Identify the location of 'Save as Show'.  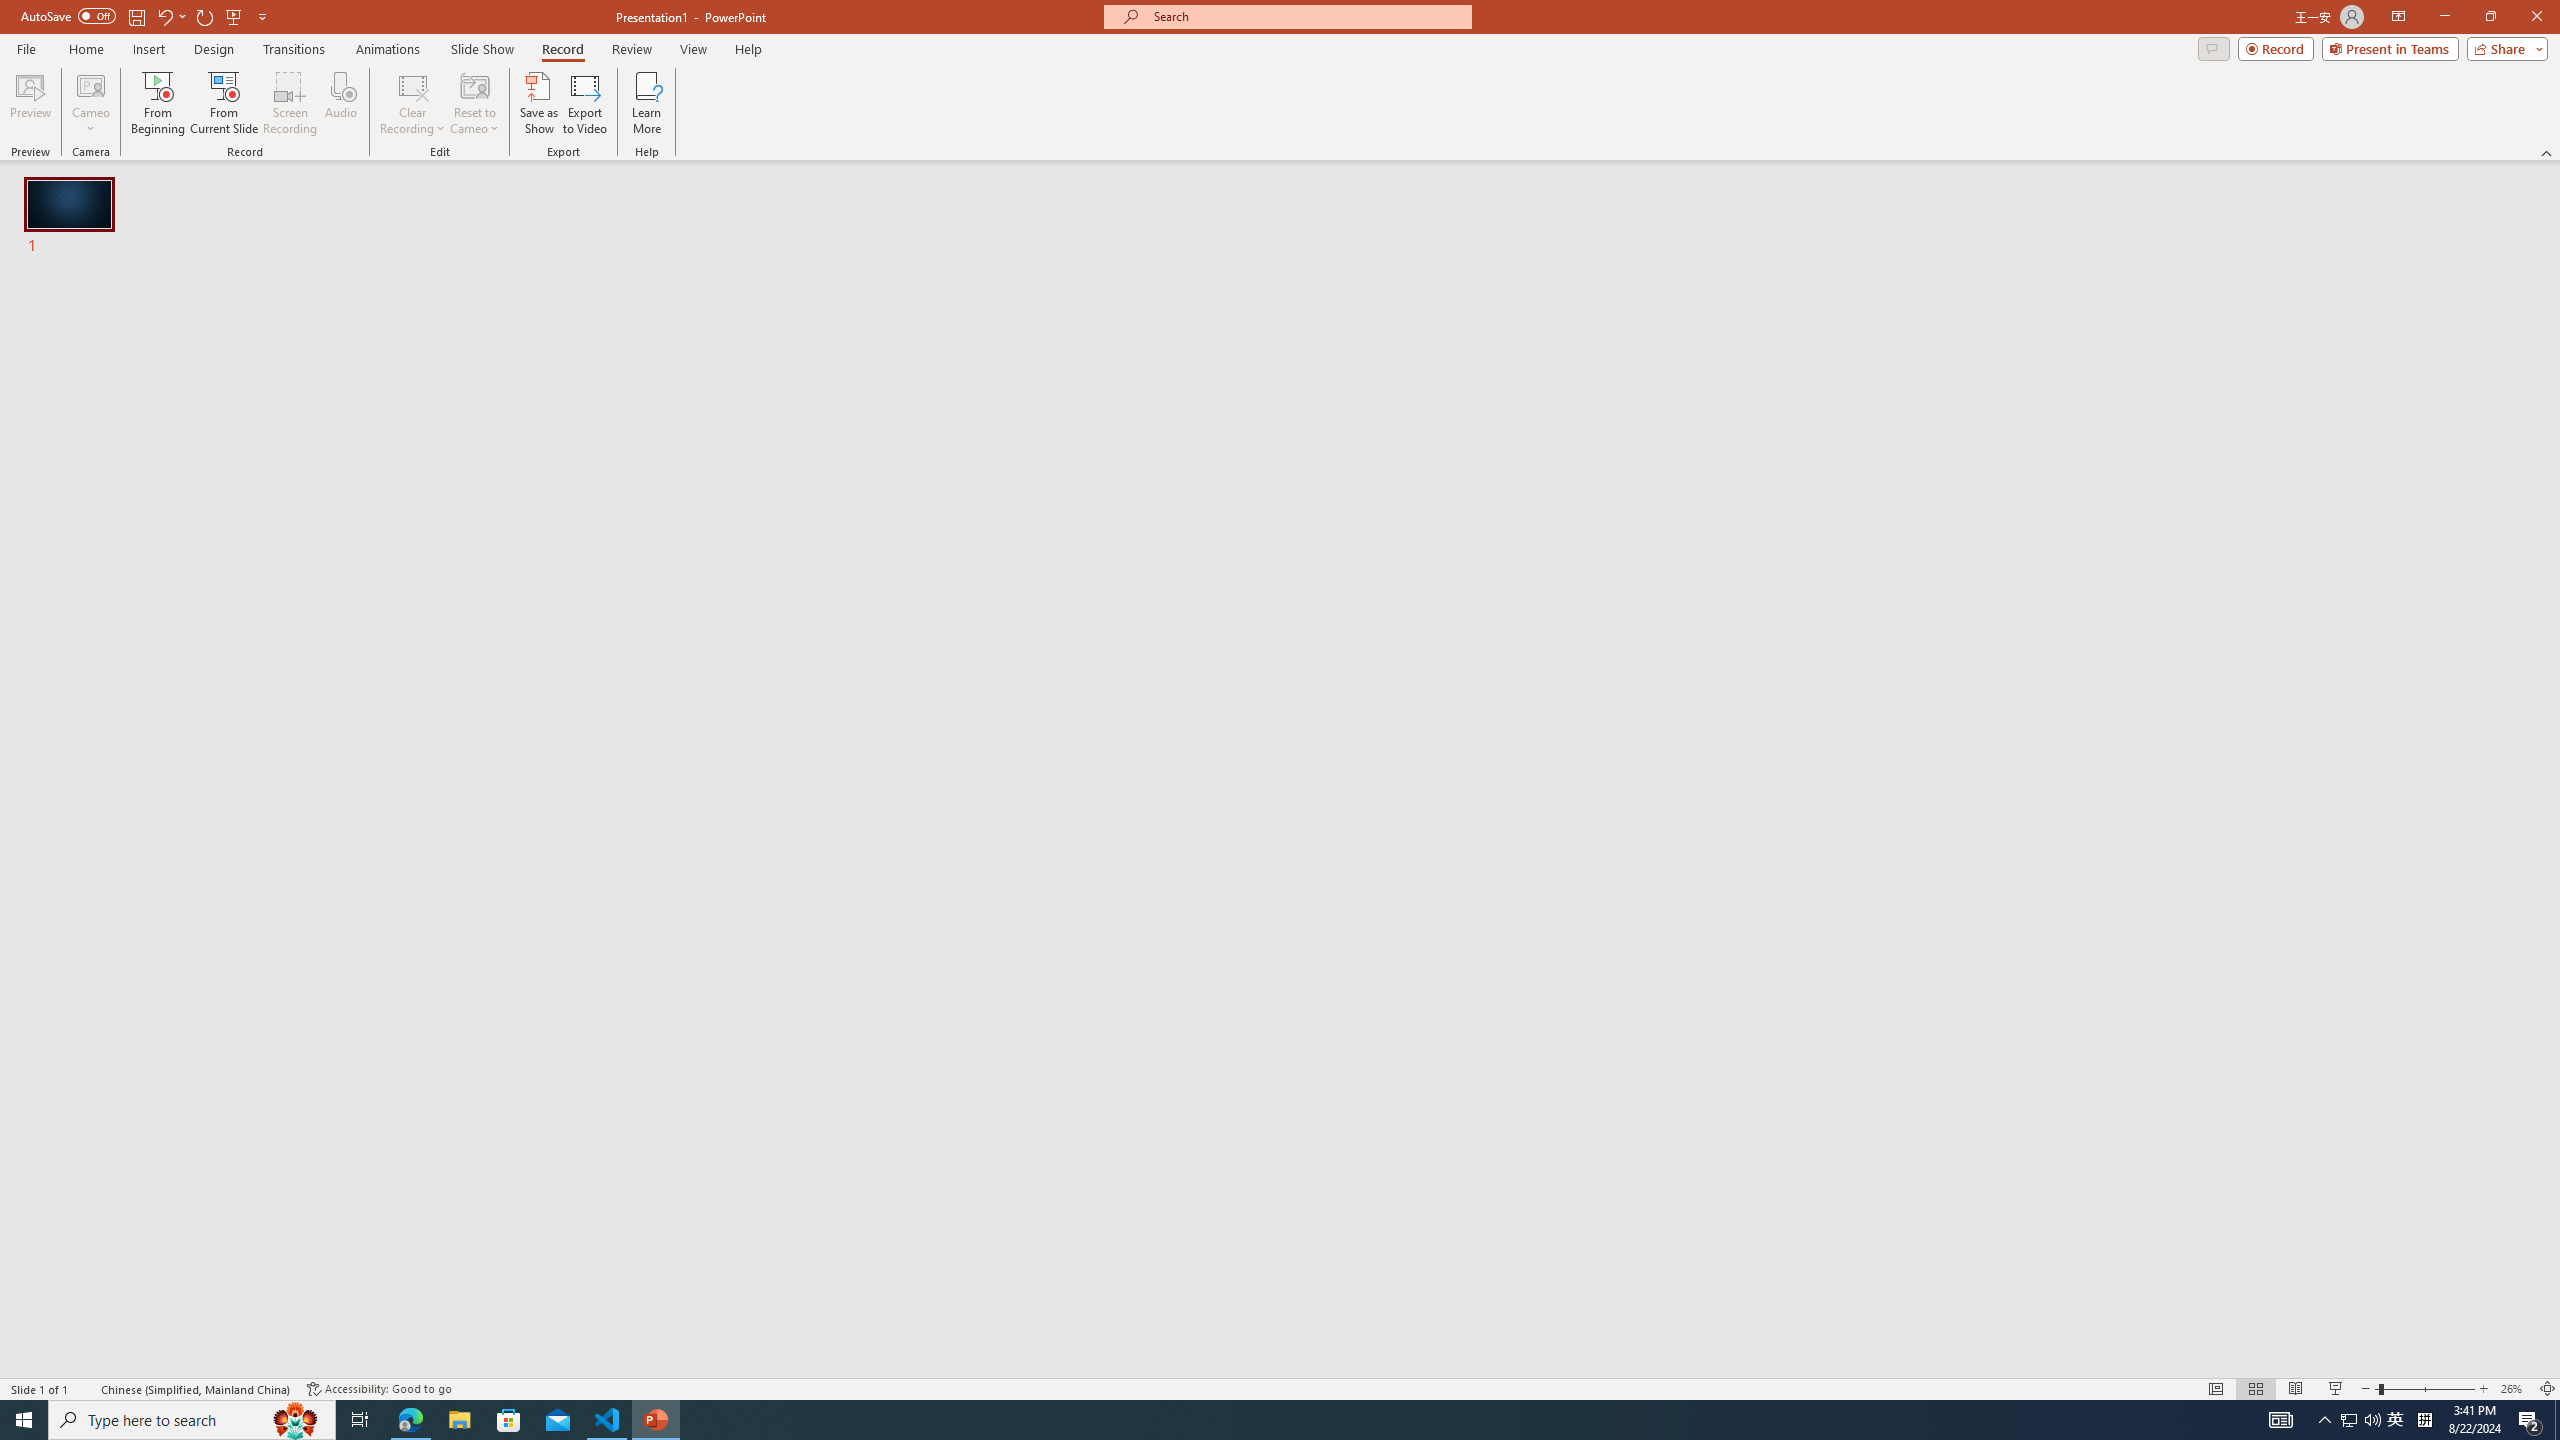
(538, 103).